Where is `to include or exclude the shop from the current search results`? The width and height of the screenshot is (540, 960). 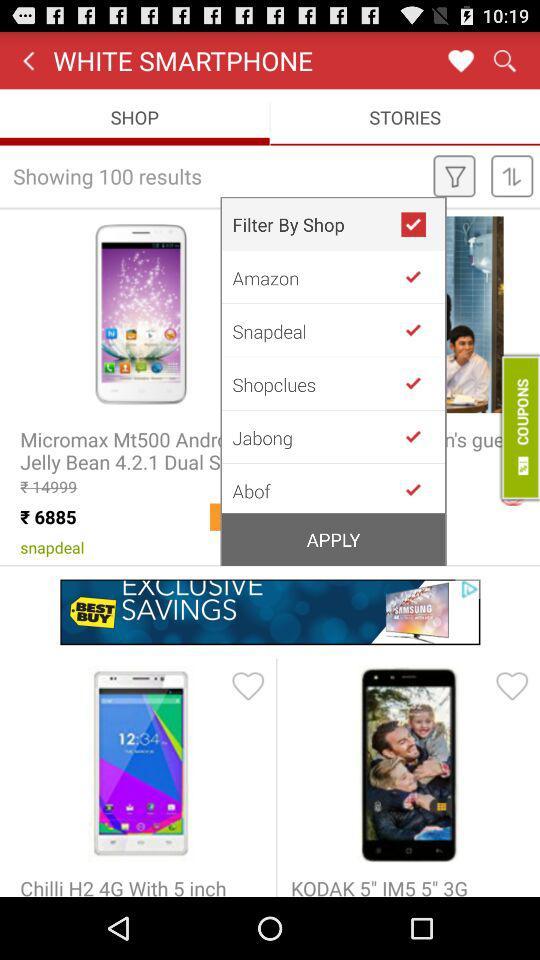 to include or exclude the shop from the current search results is located at coordinates (420, 276).